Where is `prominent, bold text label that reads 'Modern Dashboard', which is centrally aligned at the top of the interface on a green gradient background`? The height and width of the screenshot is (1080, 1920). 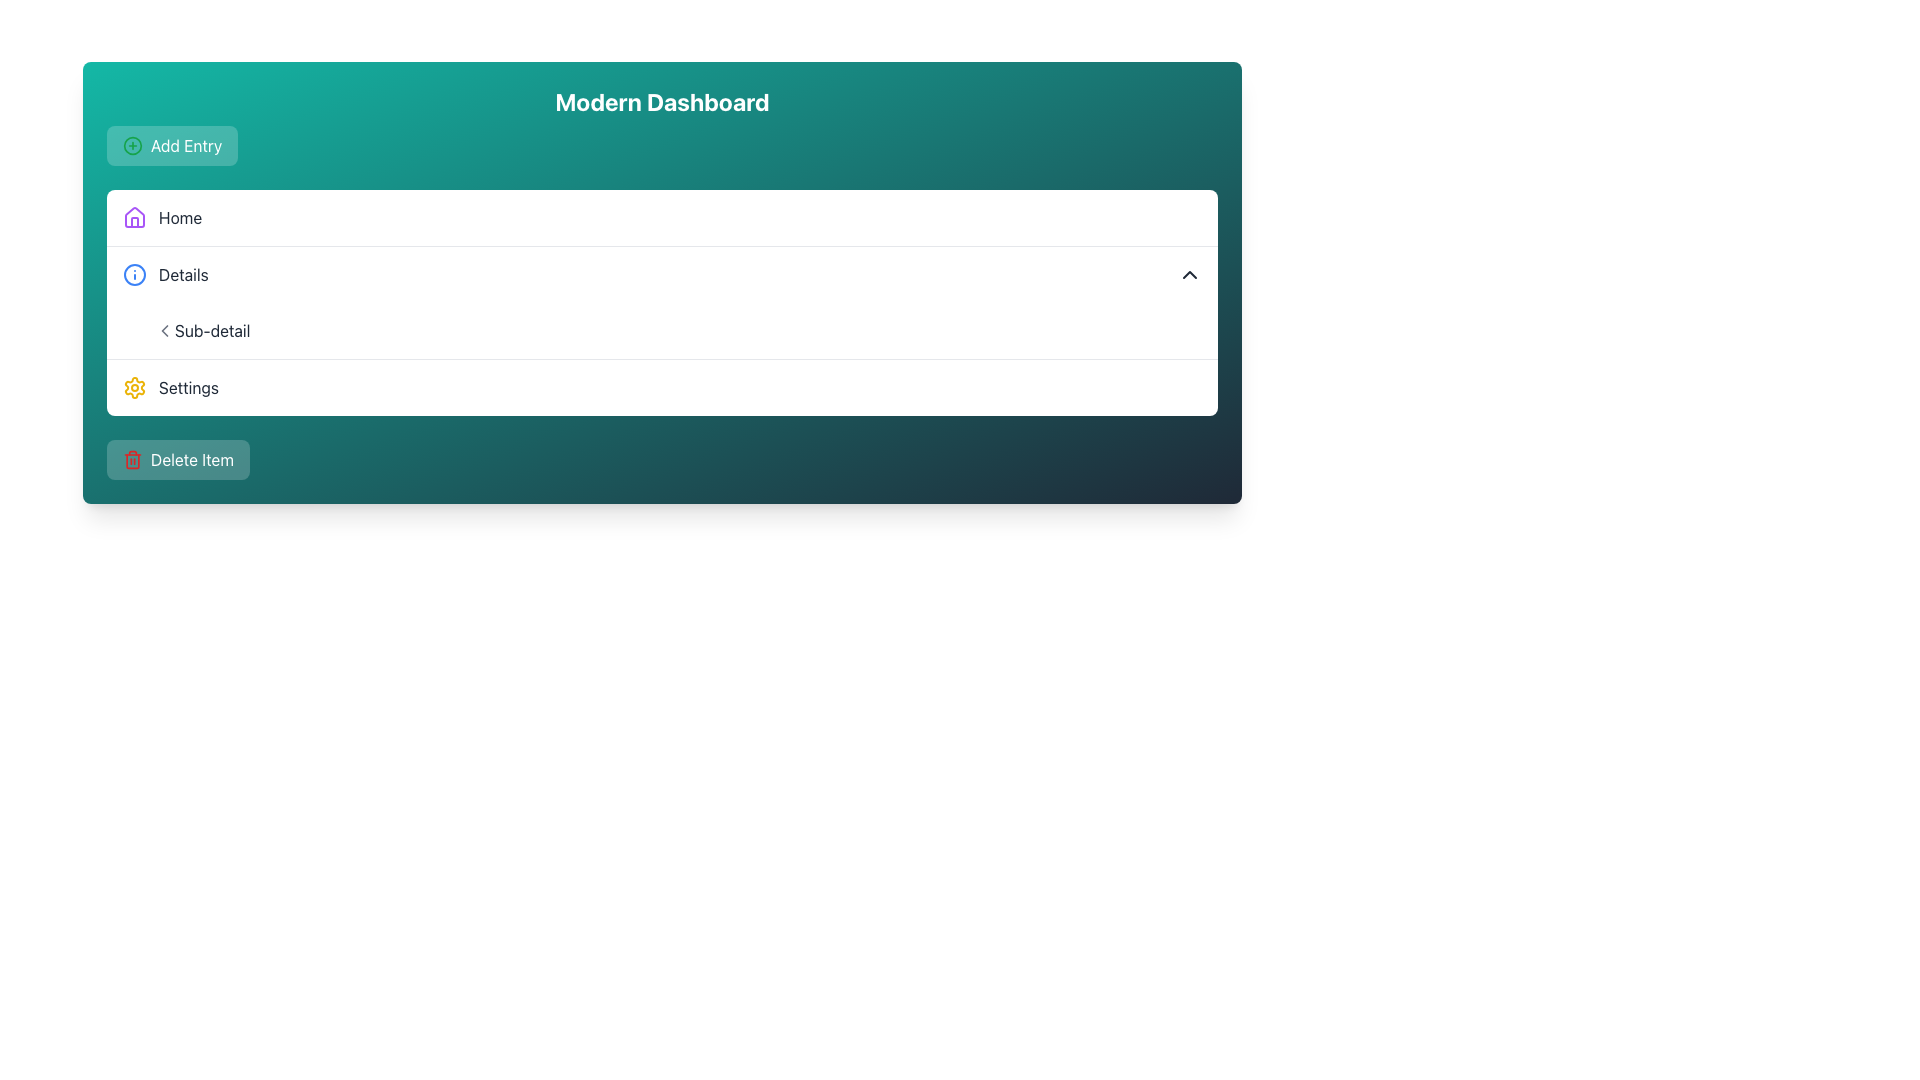
prominent, bold text label that reads 'Modern Dashboard', which is centrally aligned at the top of the interface on a green gradient background is located at coordinates (662, 101).